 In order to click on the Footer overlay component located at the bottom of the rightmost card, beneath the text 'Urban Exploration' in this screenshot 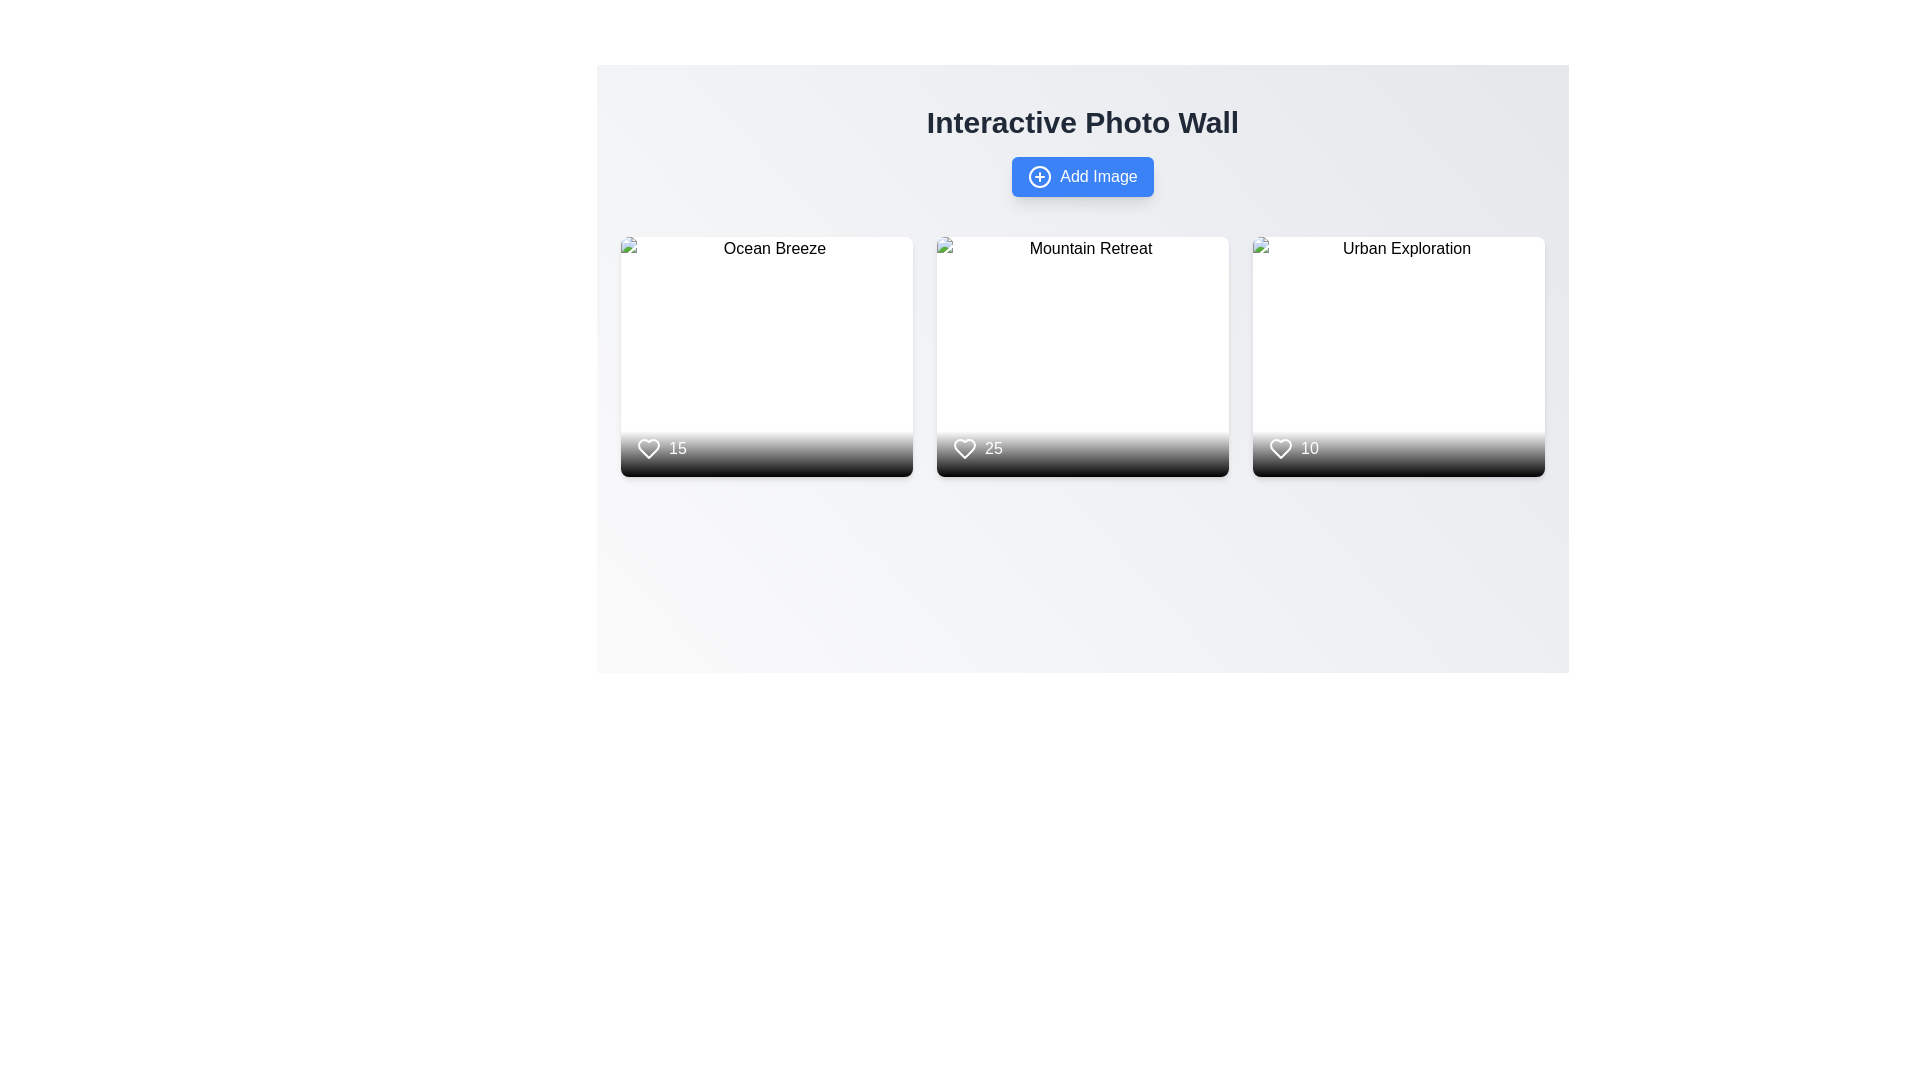, I will do `click(1397, 430)`.